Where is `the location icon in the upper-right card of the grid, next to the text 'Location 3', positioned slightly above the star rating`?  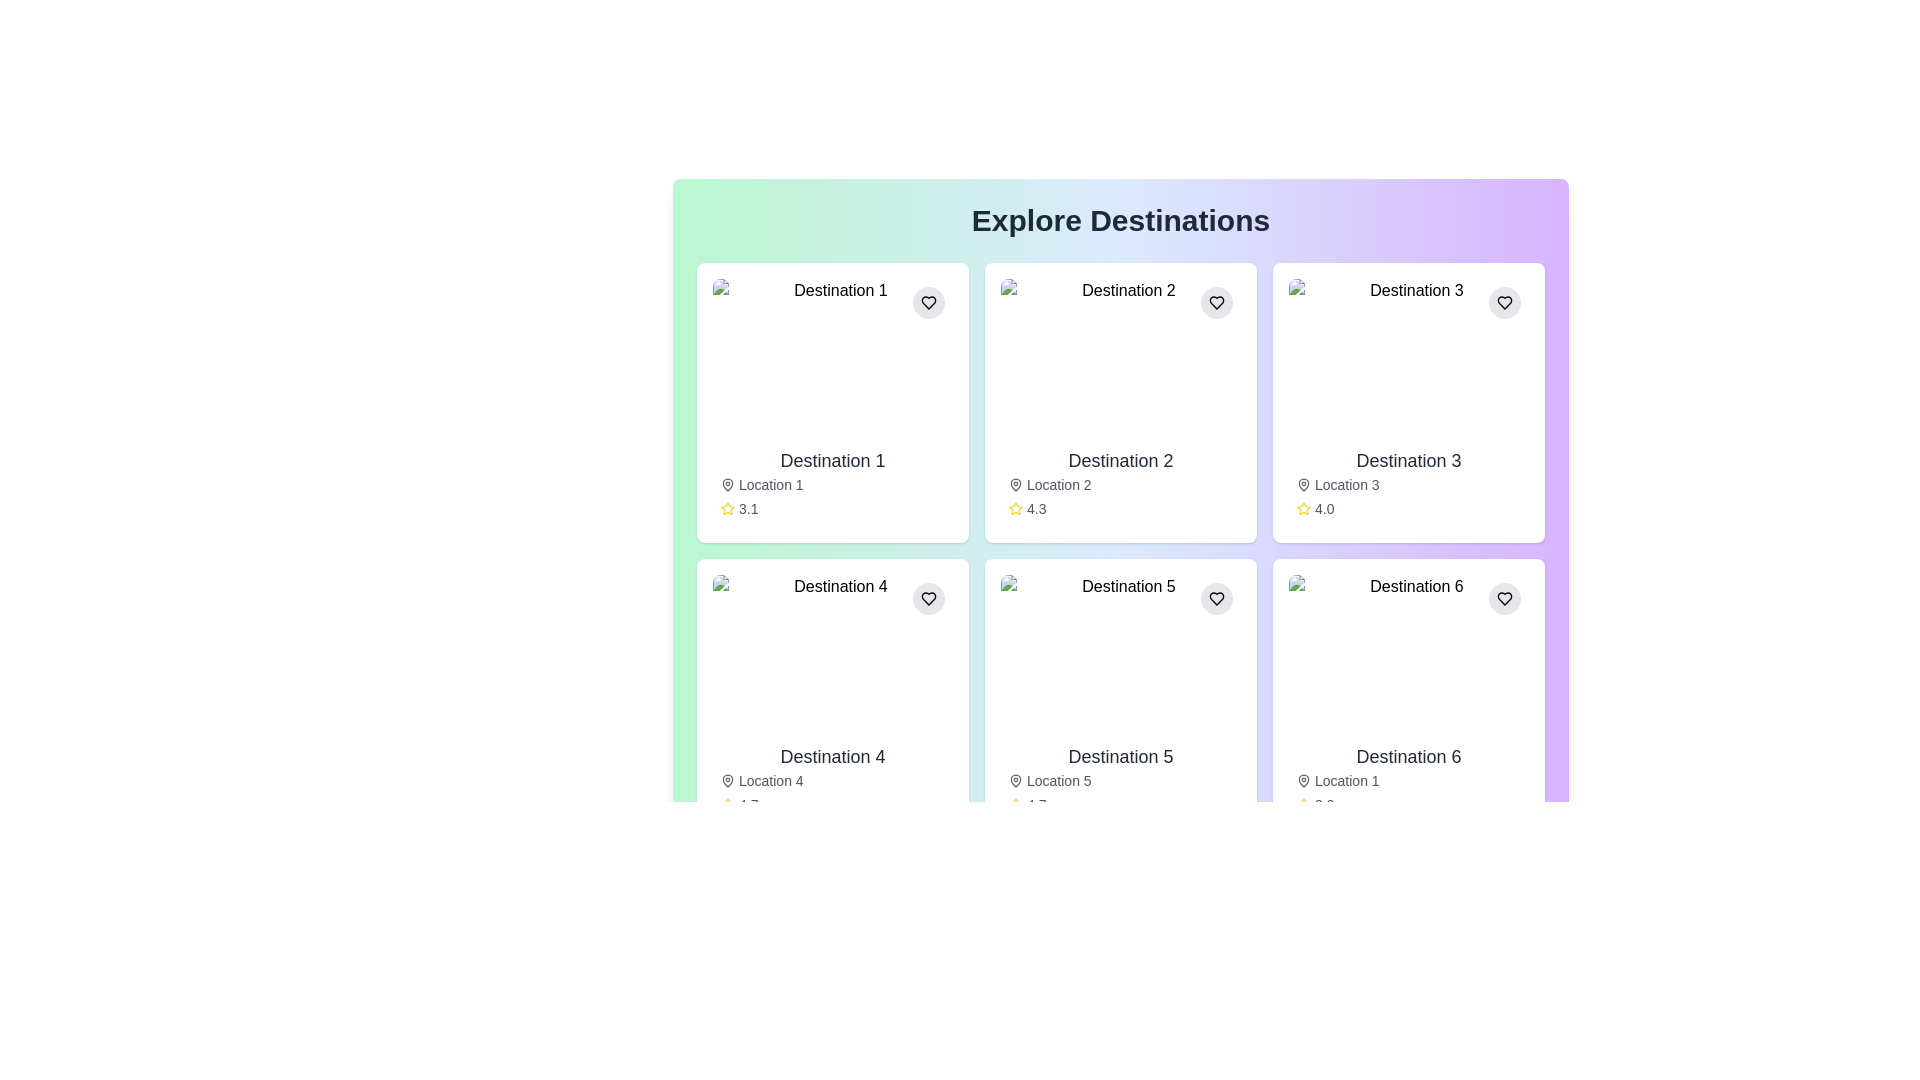 the location icon in the upper-right card of the grid, next to the text 'Location 3', positioned slightly above the star rating is located at coordinates (1304, 485).